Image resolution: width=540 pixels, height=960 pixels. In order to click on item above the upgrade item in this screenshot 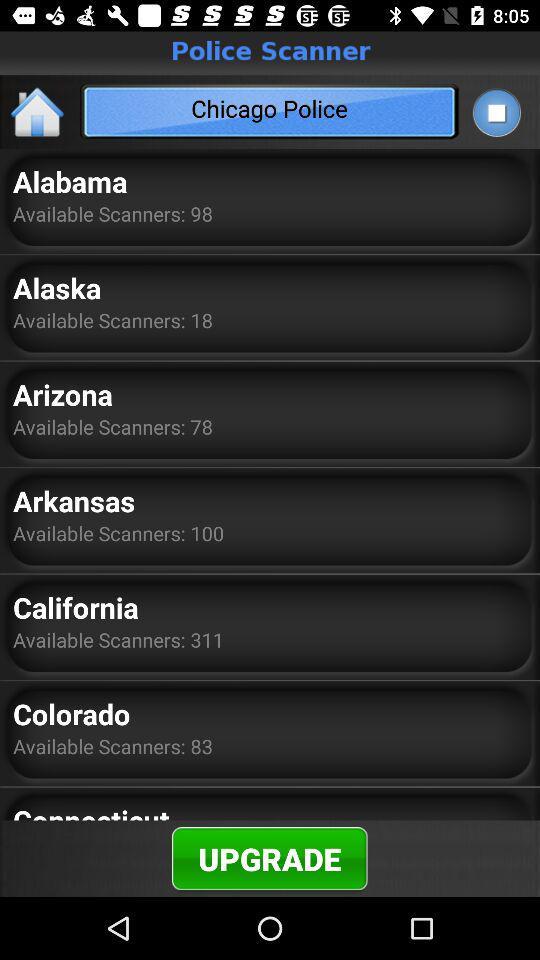, I will do `click(90, 810)`.